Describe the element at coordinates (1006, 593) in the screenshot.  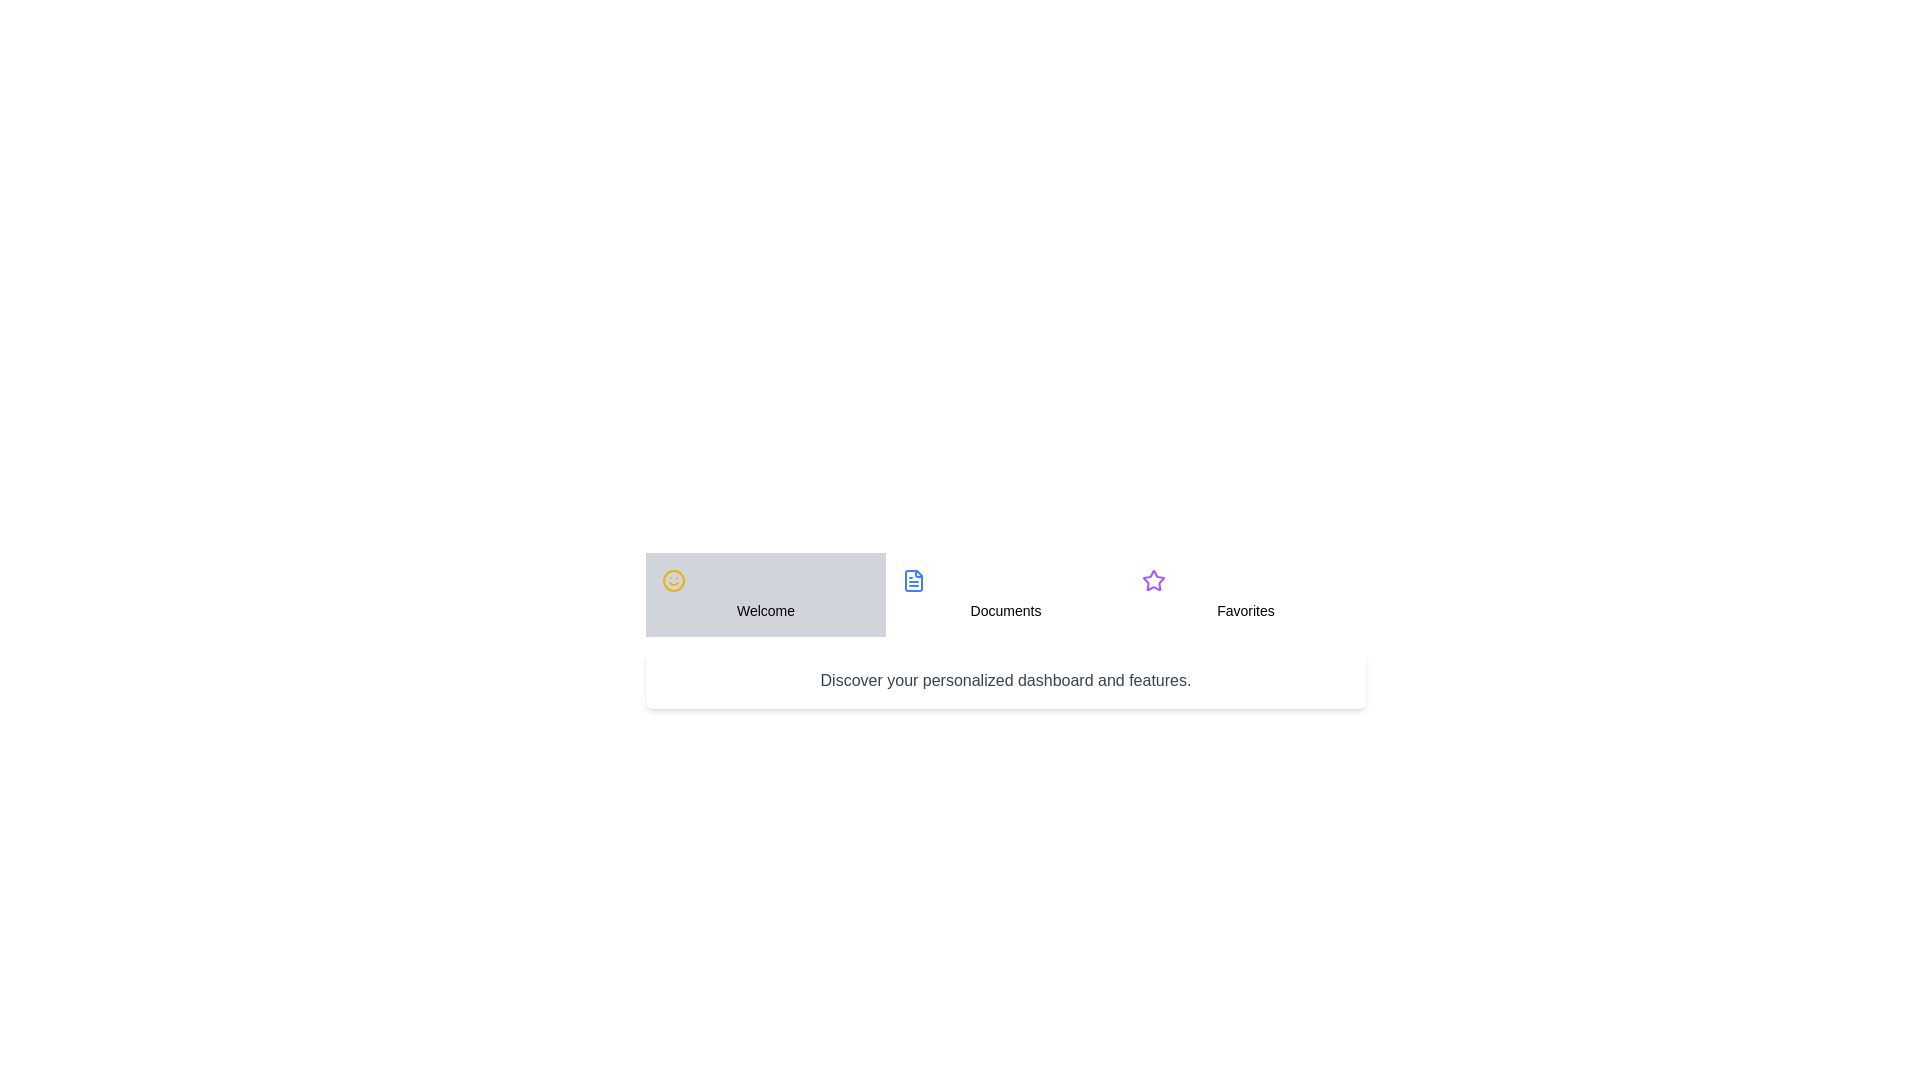
I see `the tab titled Documents by clicking on it` at that location.